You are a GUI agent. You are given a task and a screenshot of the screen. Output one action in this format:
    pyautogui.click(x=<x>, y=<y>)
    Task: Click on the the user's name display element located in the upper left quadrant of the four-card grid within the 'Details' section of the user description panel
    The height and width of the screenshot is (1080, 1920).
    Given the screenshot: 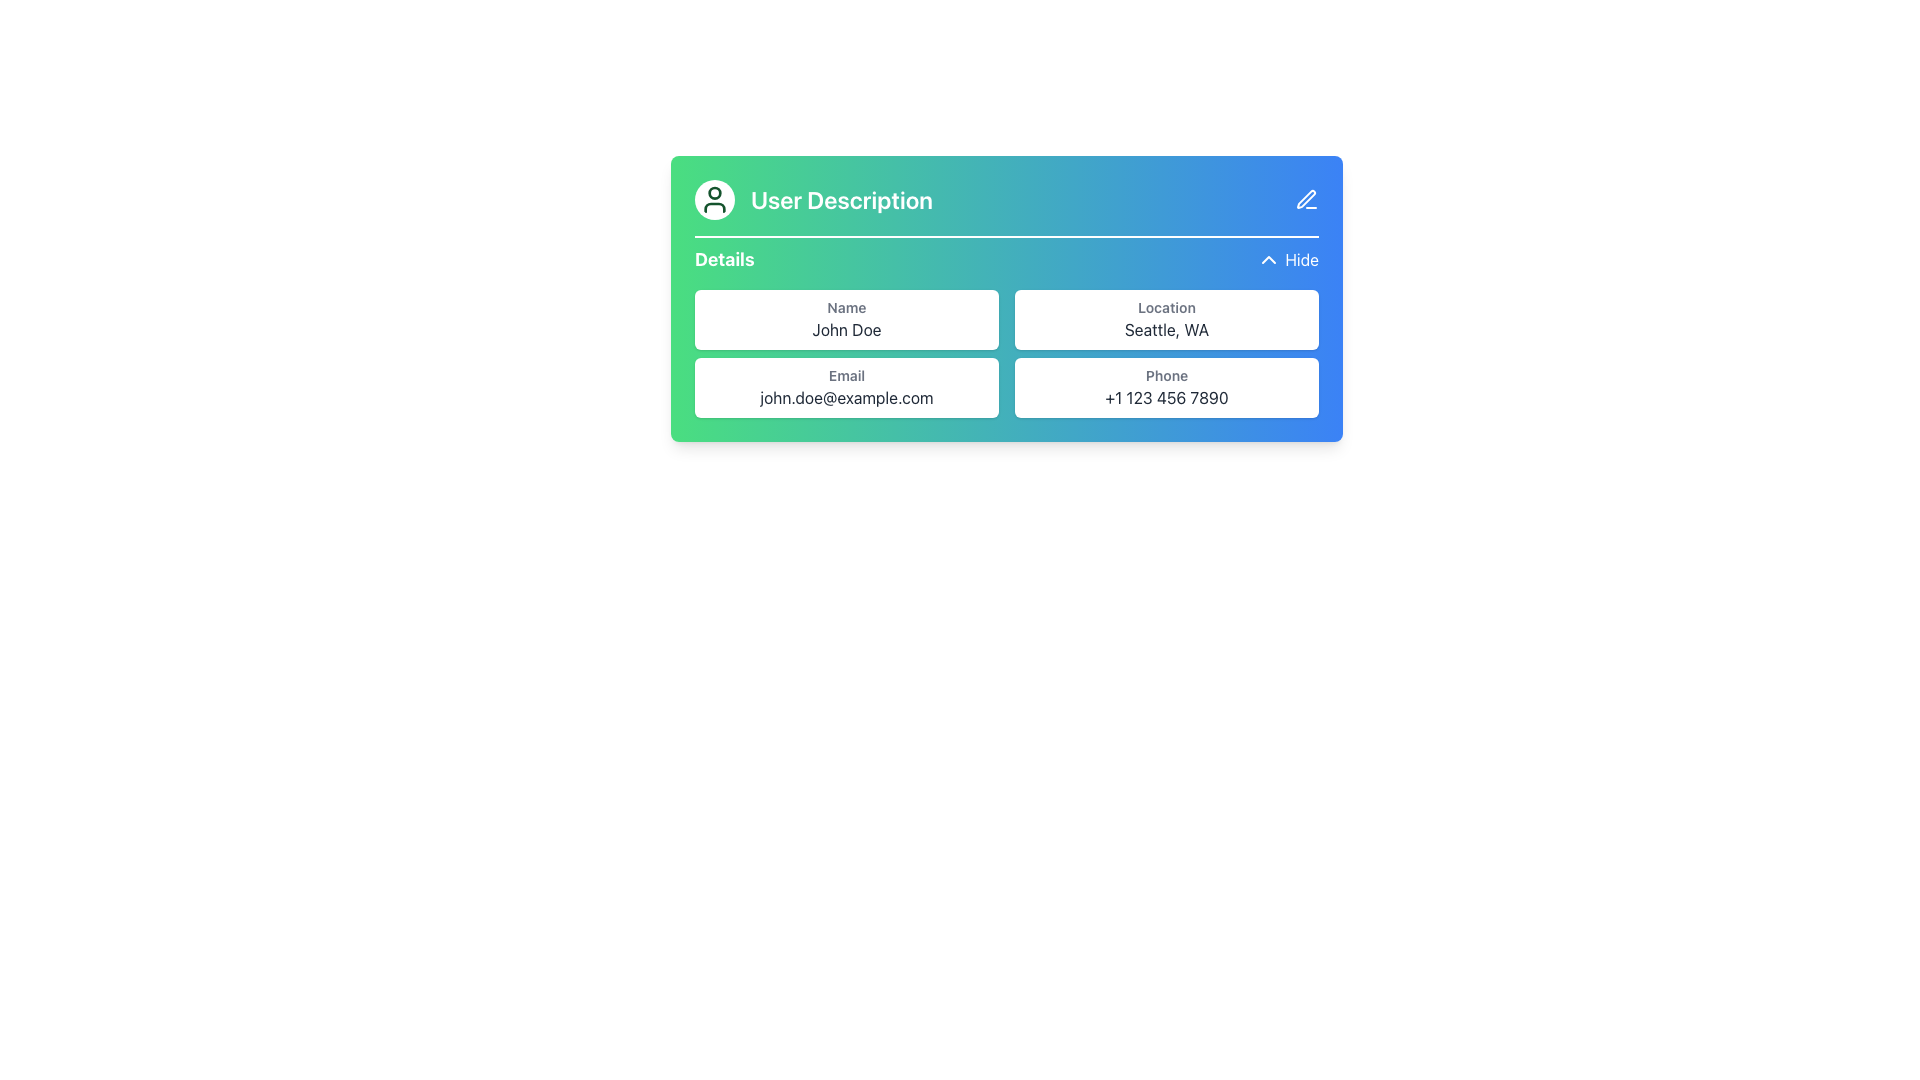 What is the action you would take?
    pyautogui.click(x=846, y=319)
    